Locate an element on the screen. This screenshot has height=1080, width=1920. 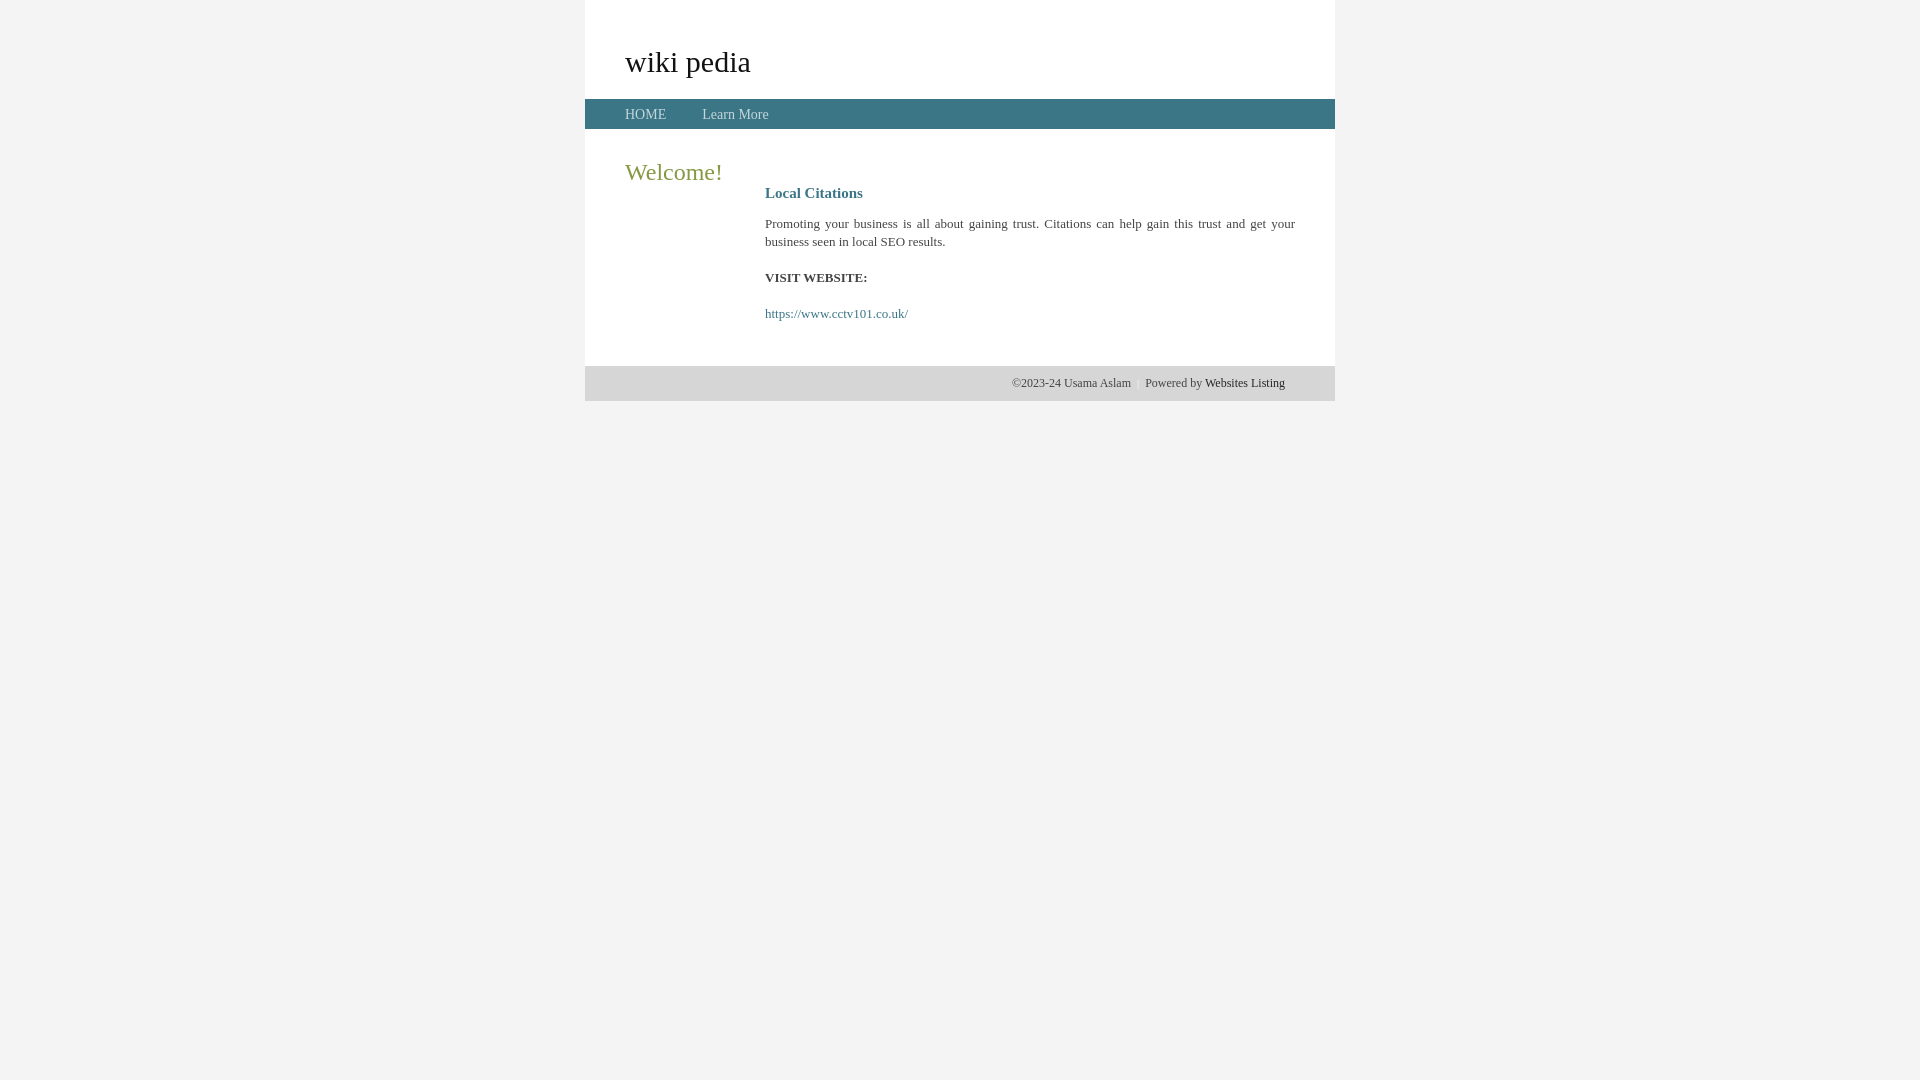
'https://www.cctv101.co.uk/' is located at coordinates (836, 313).